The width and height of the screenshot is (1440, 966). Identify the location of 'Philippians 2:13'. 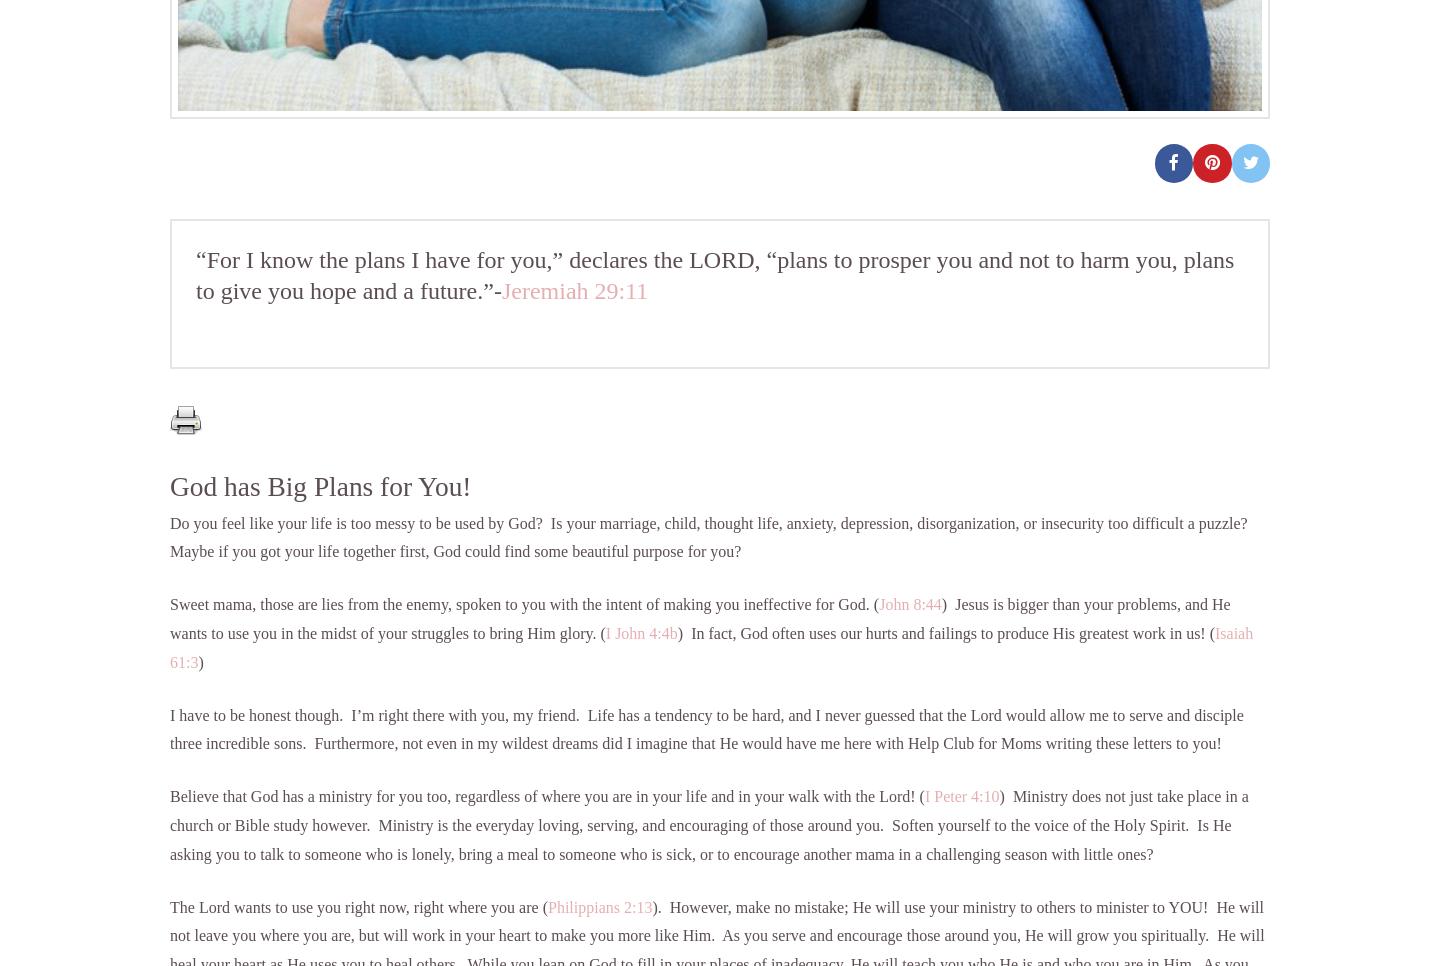
(547, 905).